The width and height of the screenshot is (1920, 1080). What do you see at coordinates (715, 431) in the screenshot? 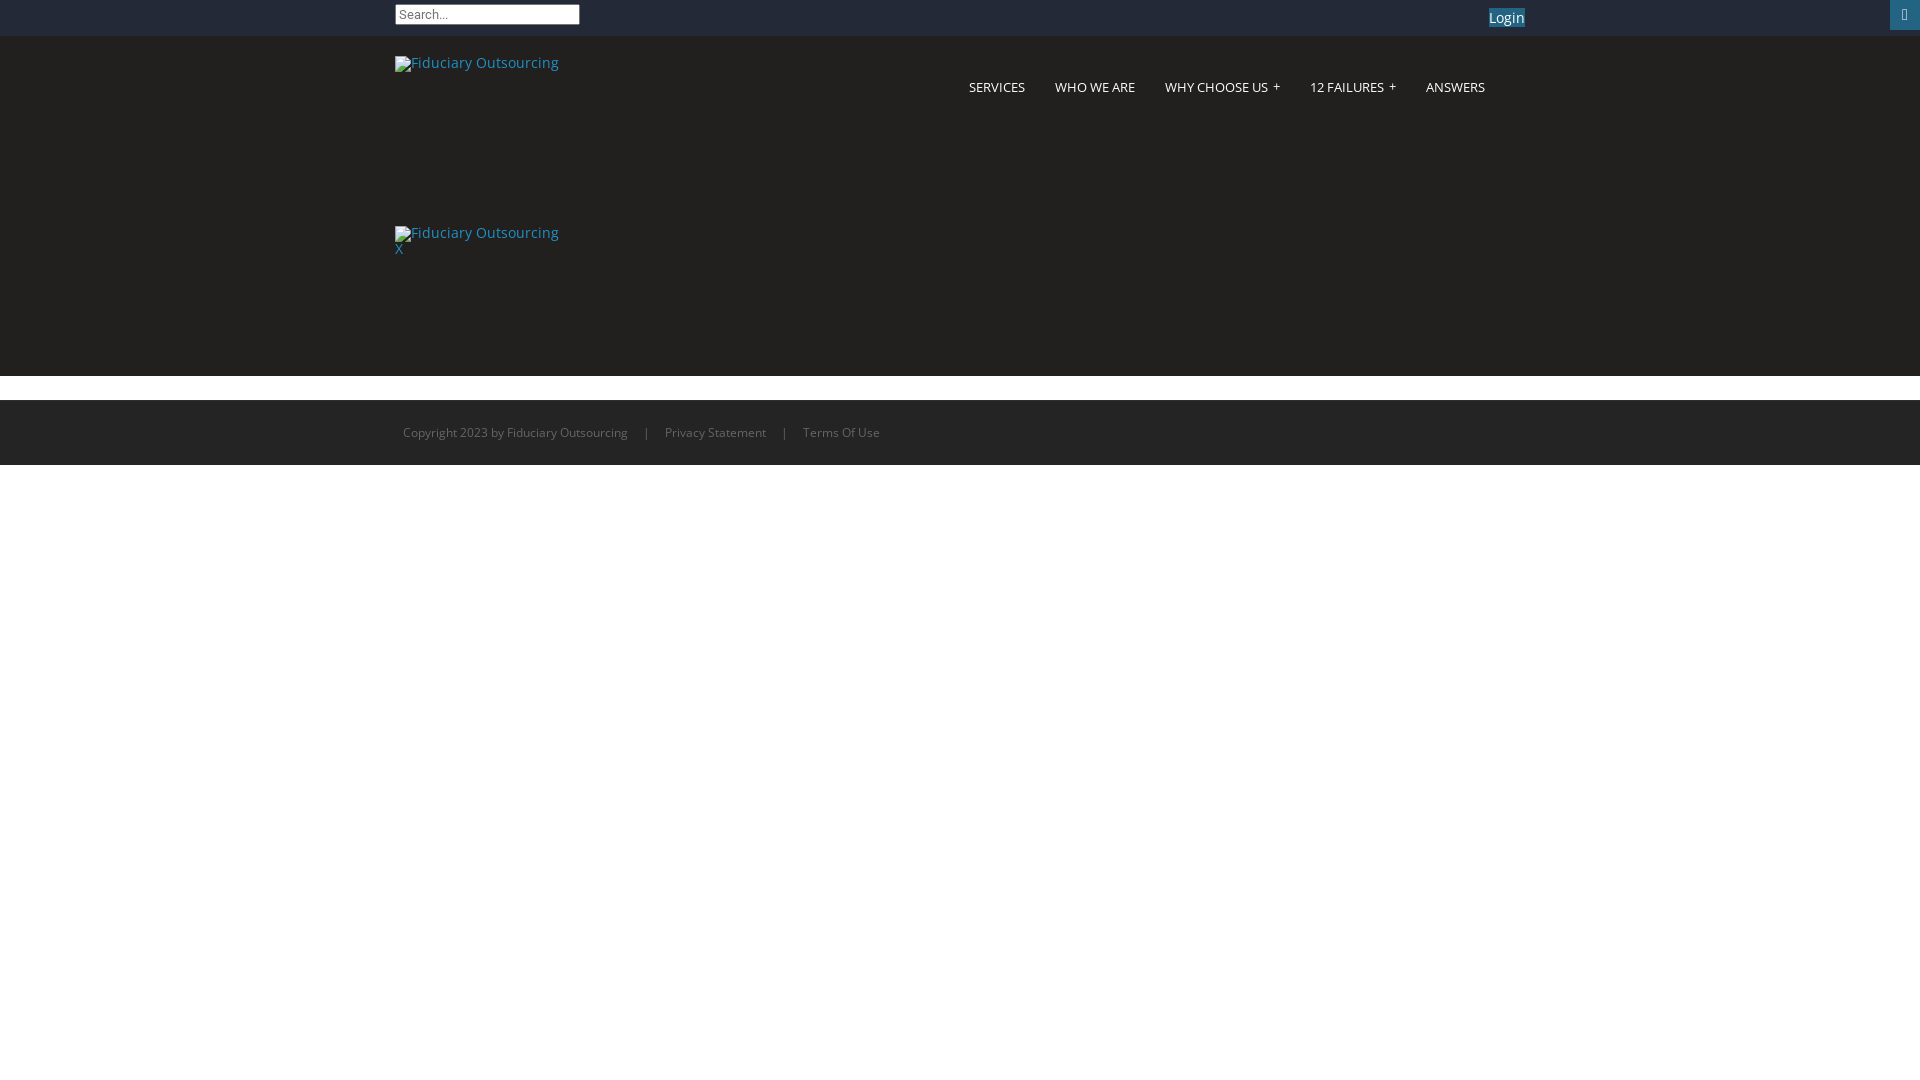
I see `'Privacy Statement'` at bounding box center [715, 431].